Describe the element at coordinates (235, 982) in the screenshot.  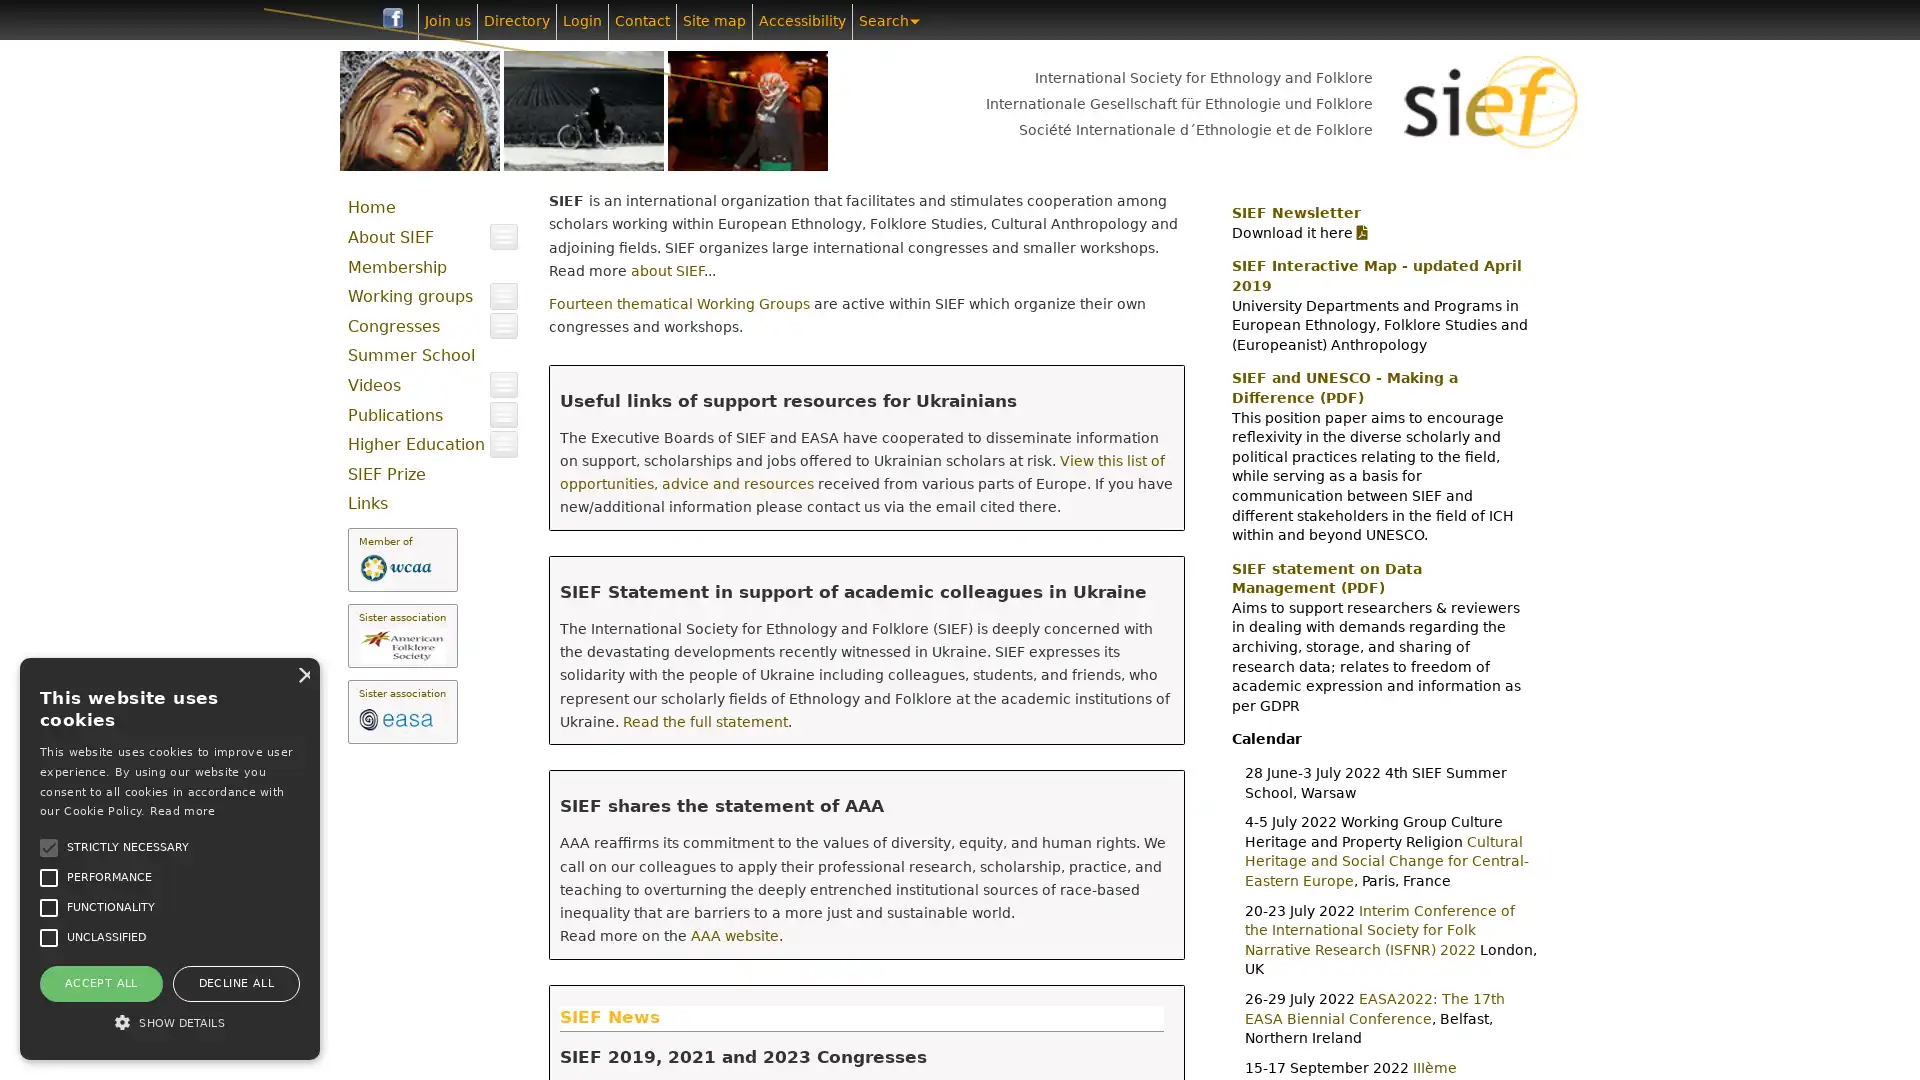
I see `DECLINE ALL` at that location.